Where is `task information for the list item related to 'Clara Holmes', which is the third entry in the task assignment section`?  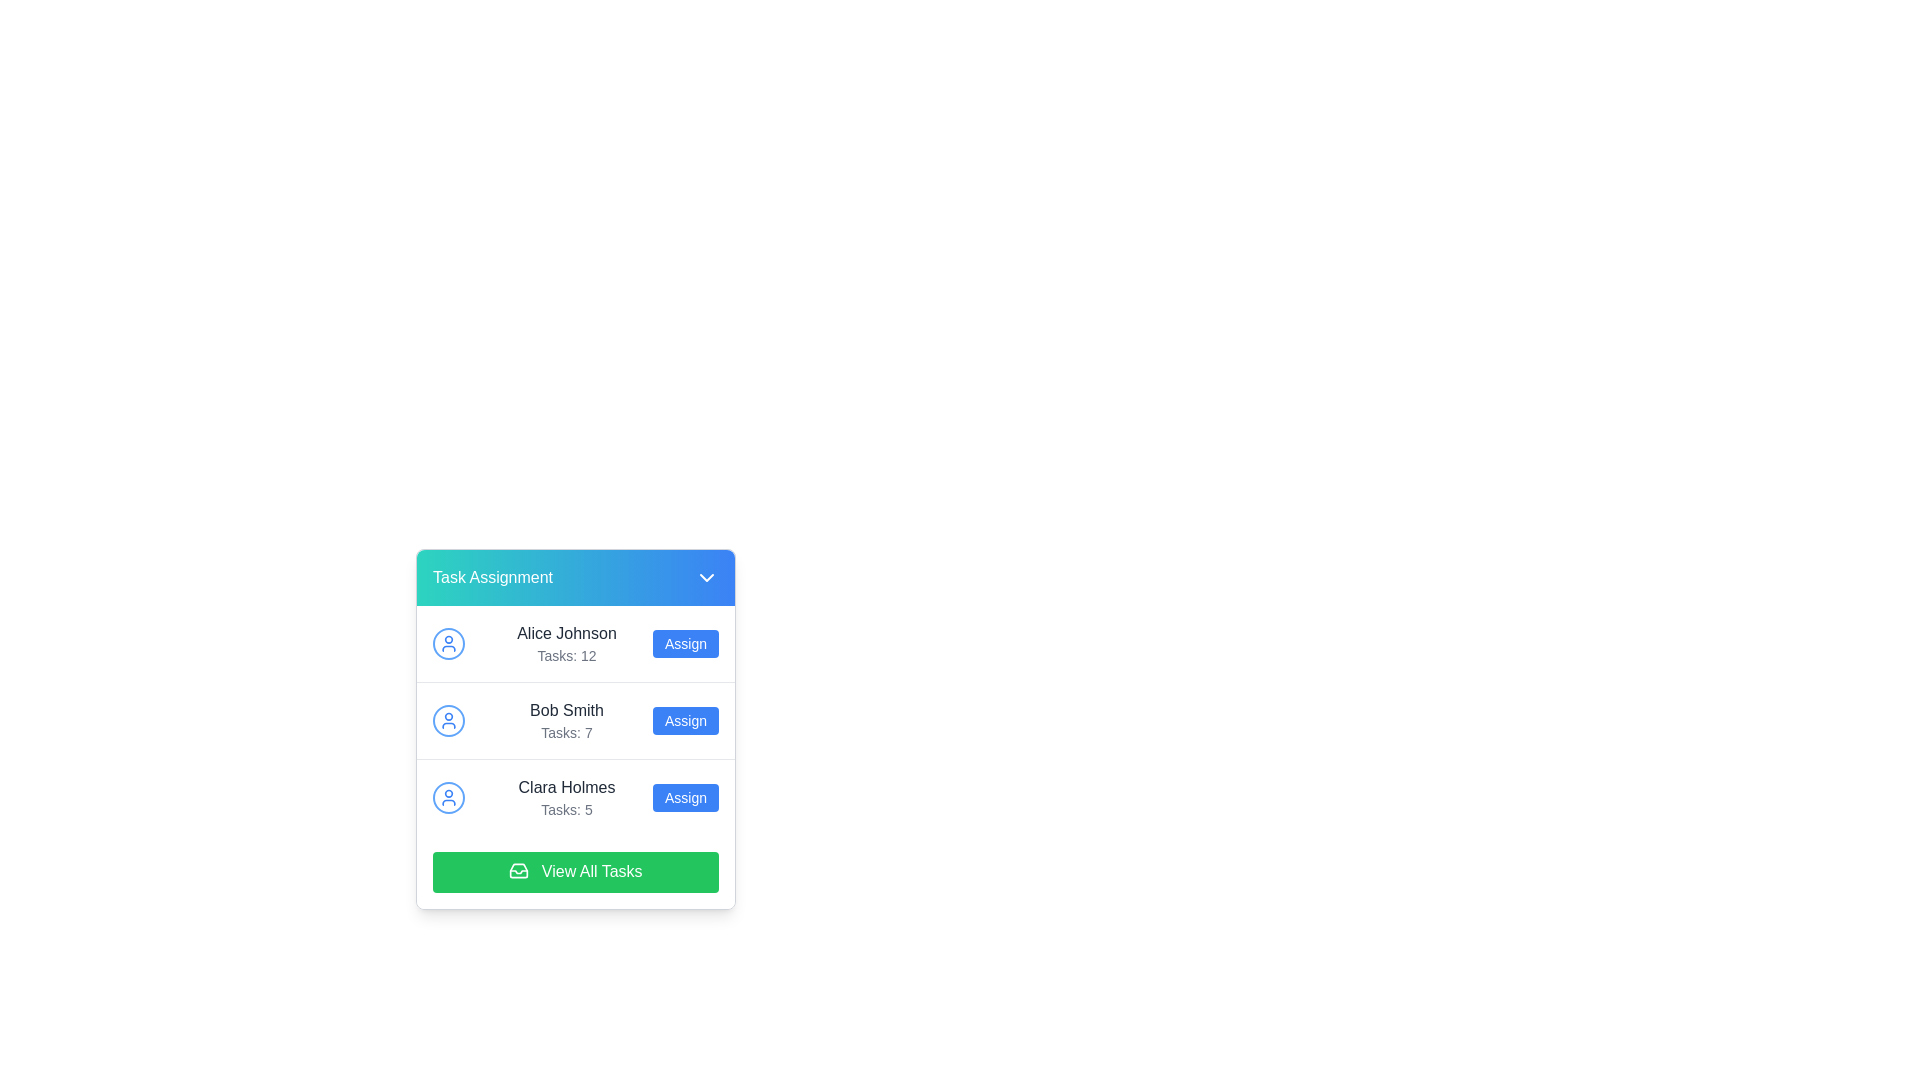 task information for the list item related to 'Clara Holmes', which is the third entry in the task assignment section is located at coordinates (575, 796).